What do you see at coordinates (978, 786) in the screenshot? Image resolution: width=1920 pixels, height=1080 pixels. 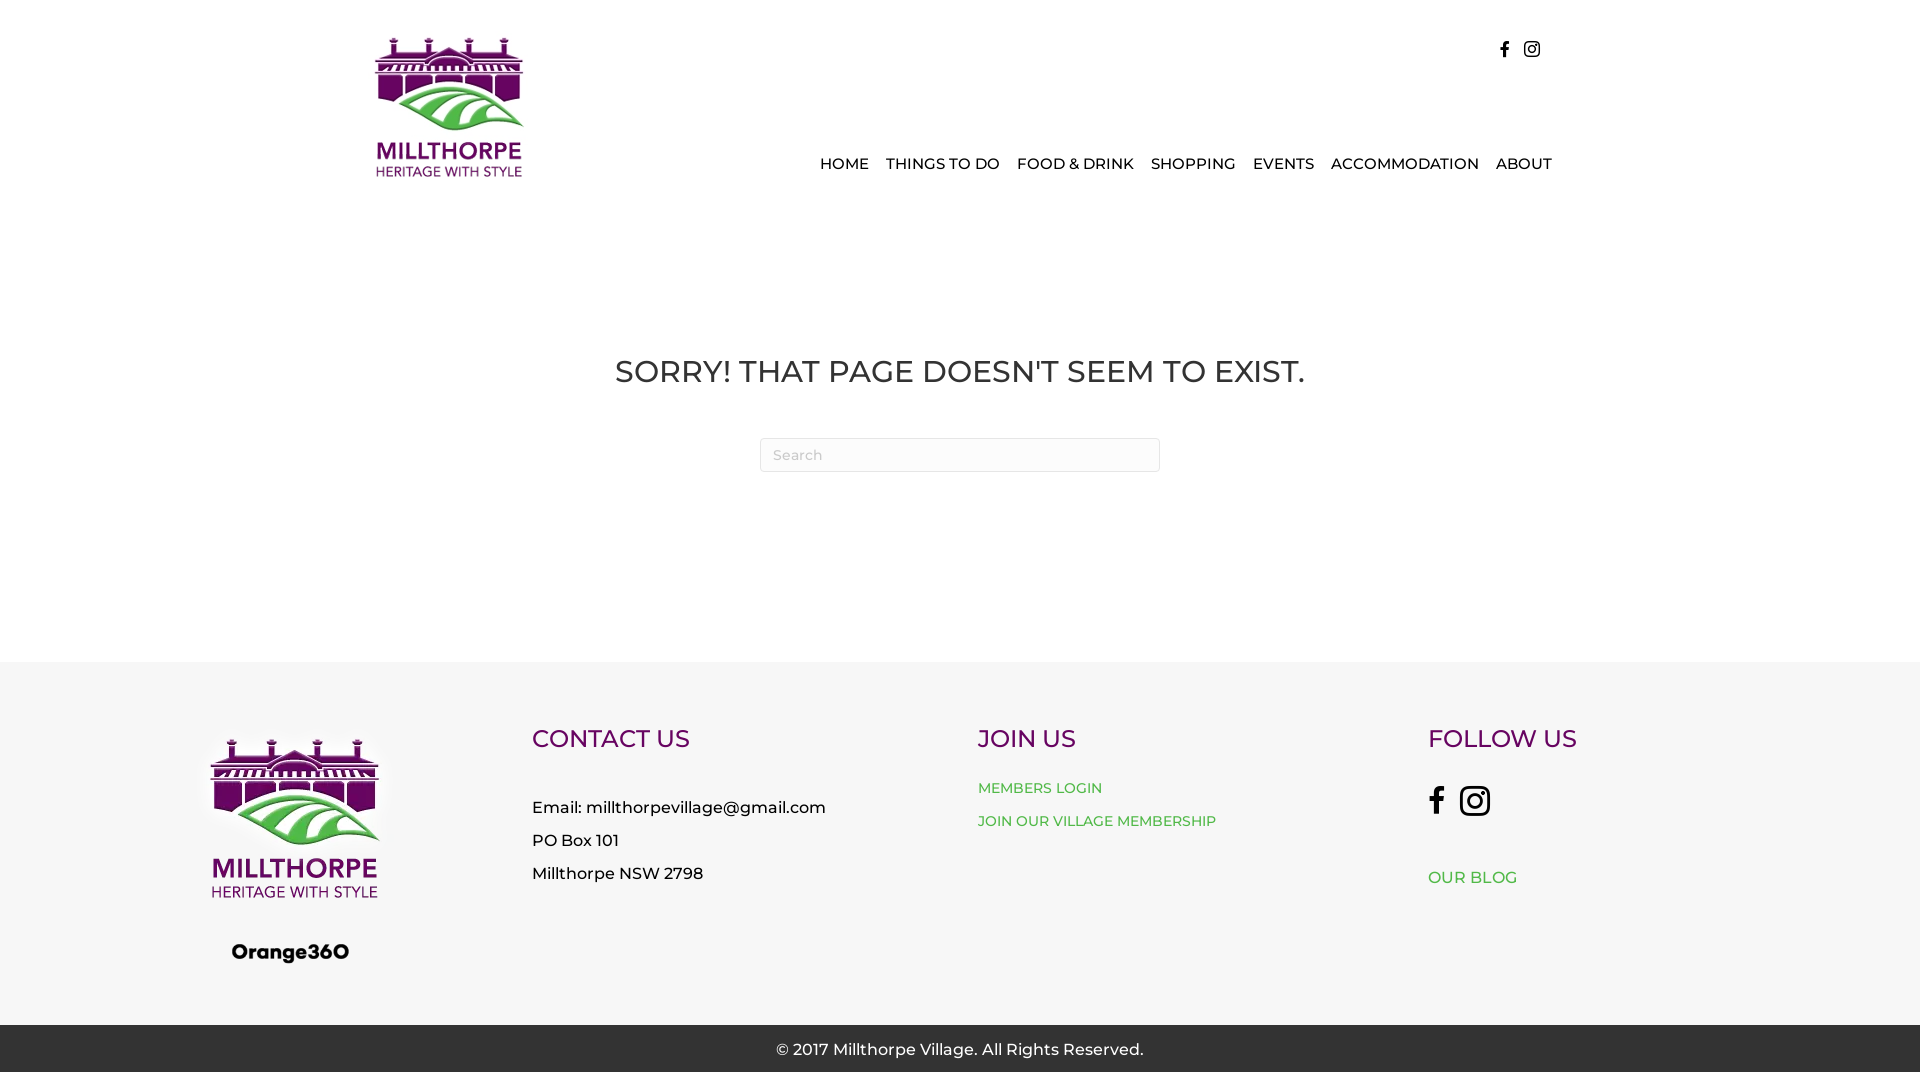 I see `'MEMBERS LOGIN'` at bounding box center [978, 786].